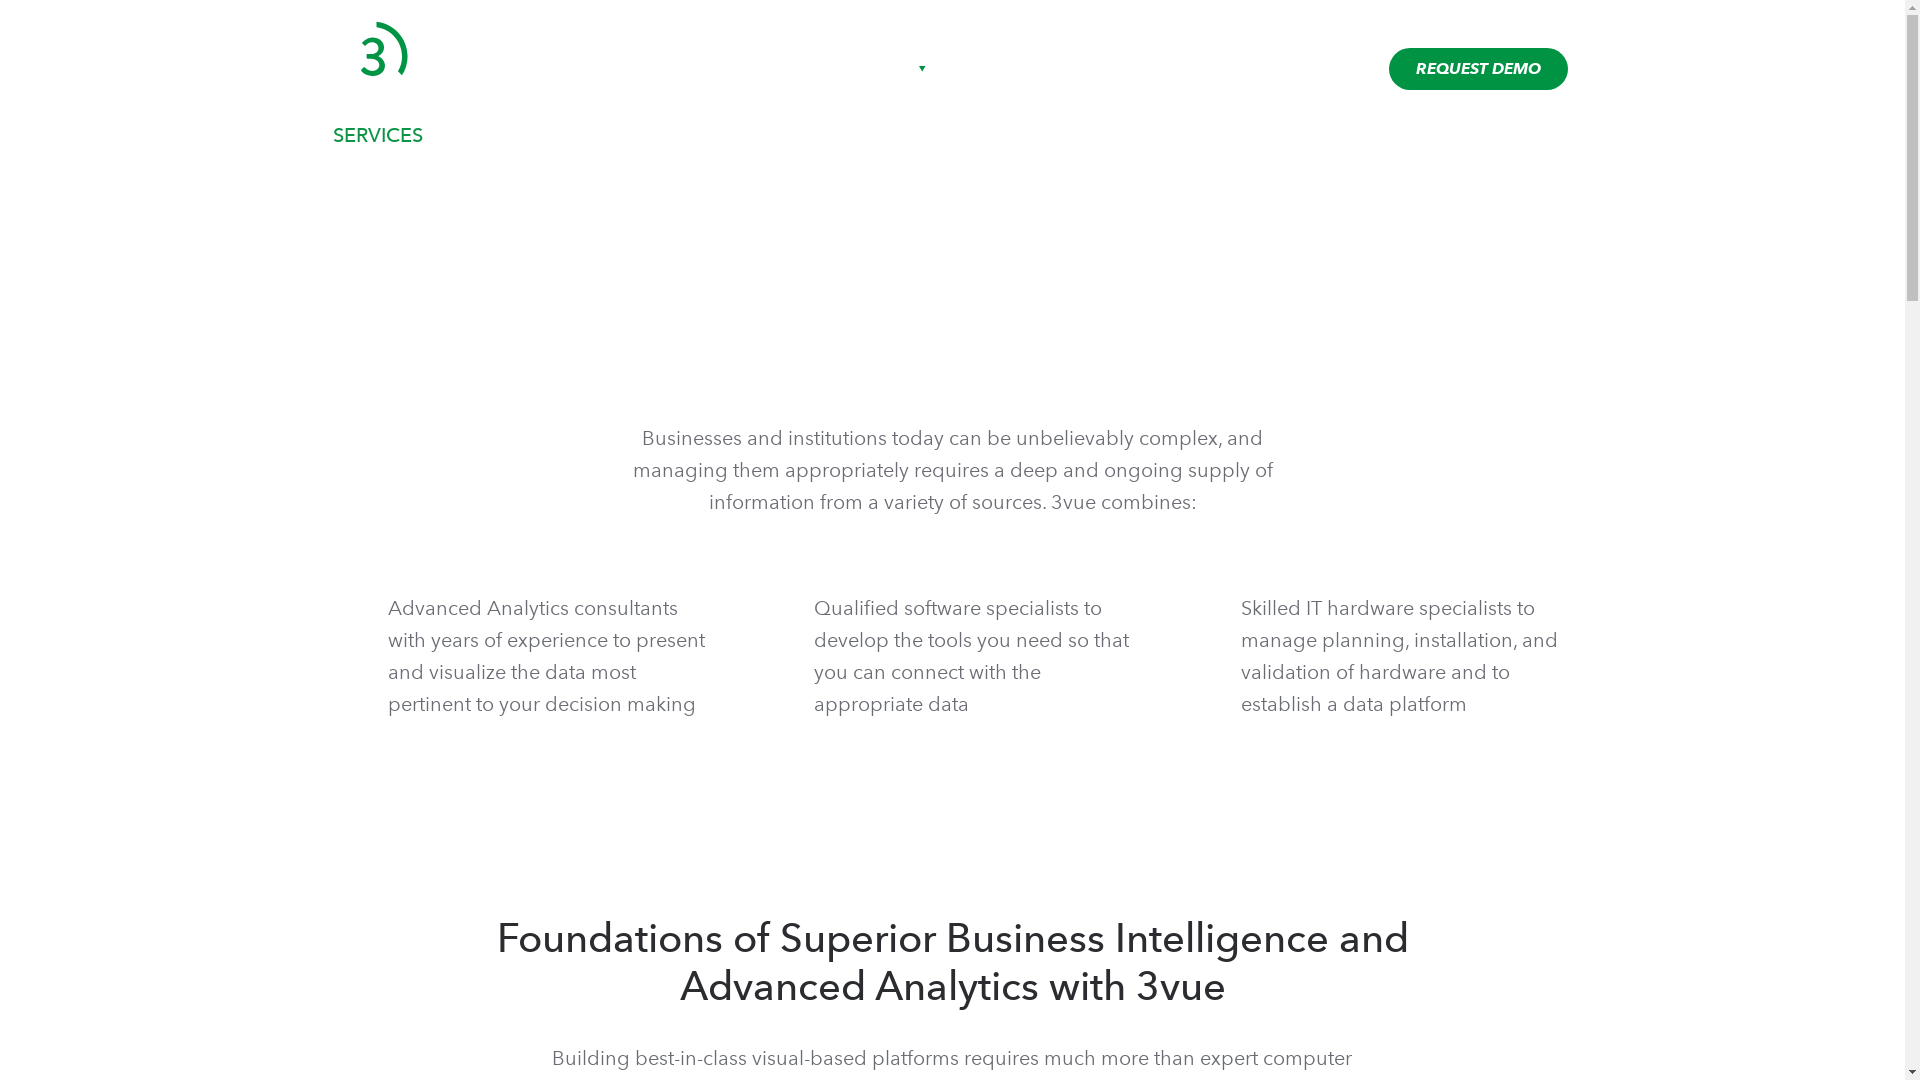 This screenshot has height=1080, width=1920. Describe the element at coordinates (987, 68) in the screenshot. I see `'Services'` at that location.